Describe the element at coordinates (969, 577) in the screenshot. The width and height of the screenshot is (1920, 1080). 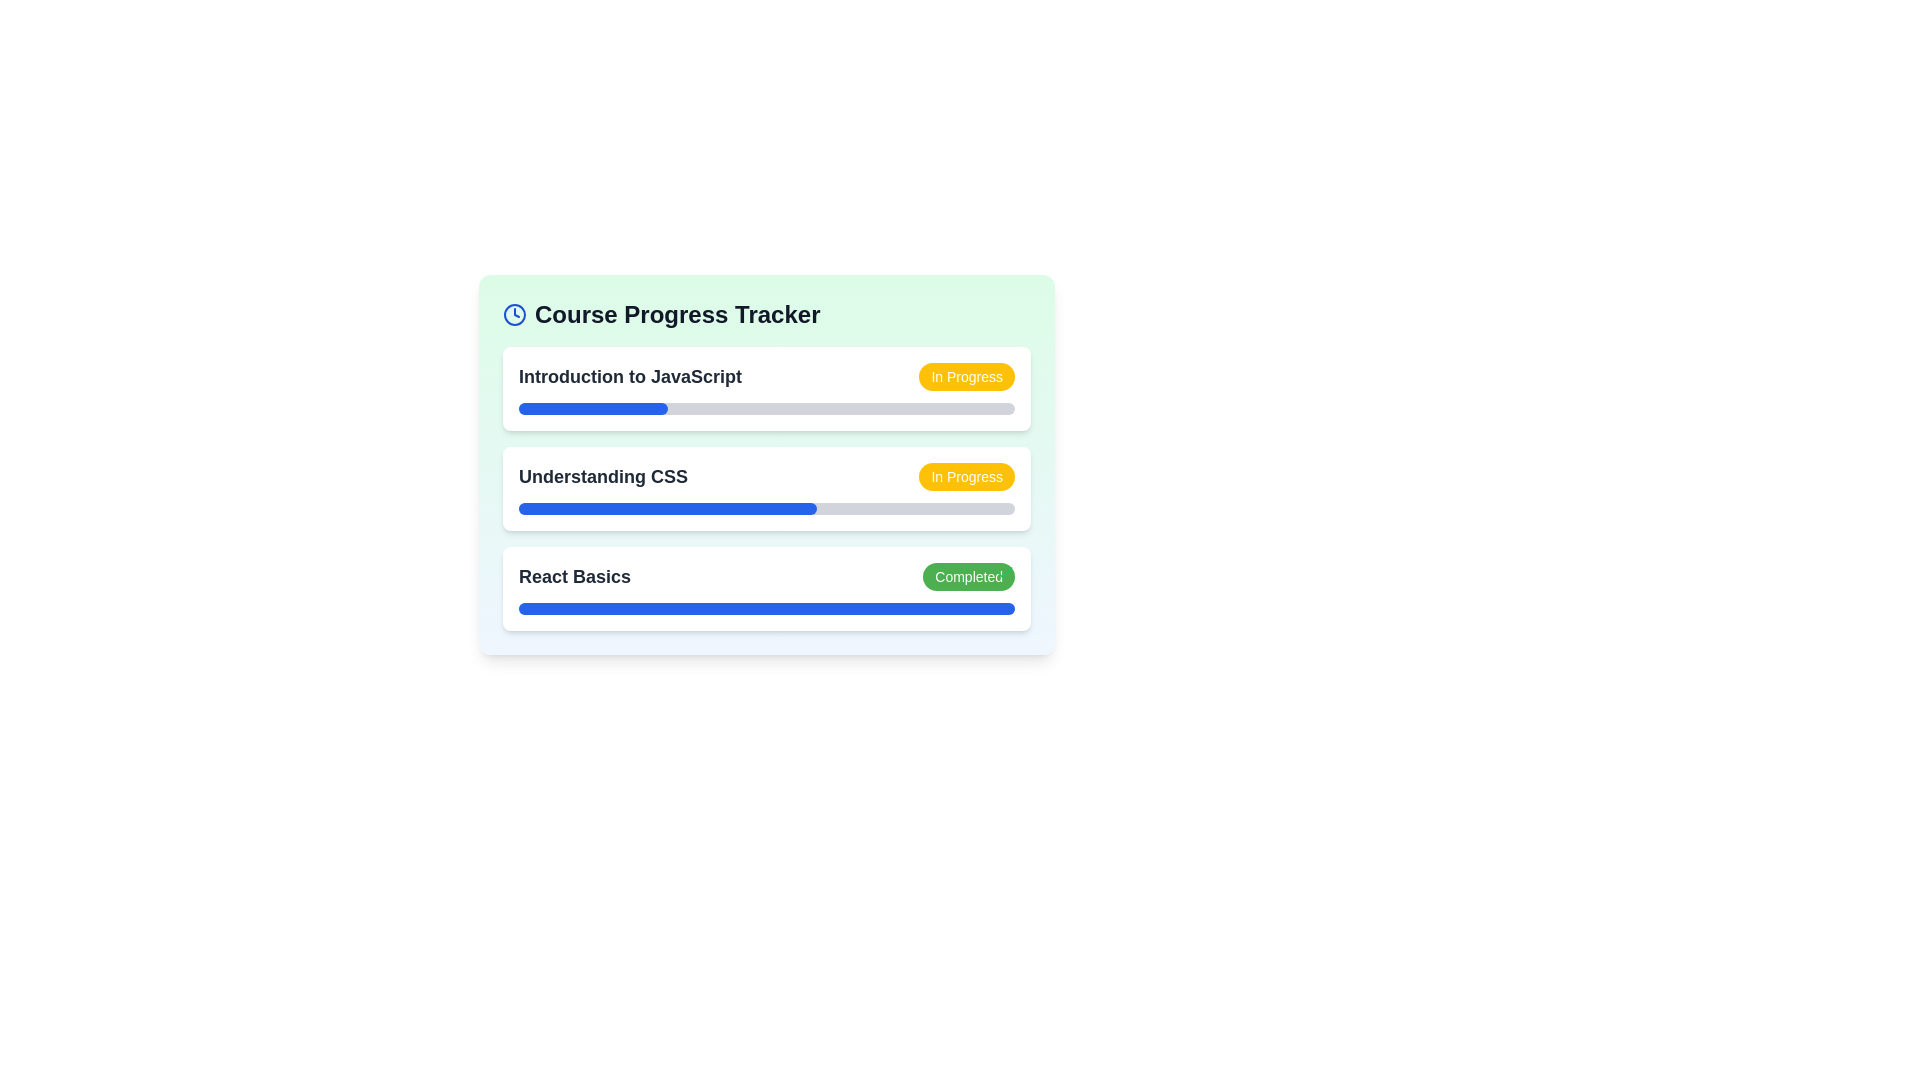
I see `the Status label on the right side of the 'React Basics' entry in the 'Course Progress Tracker' interface` at that location.